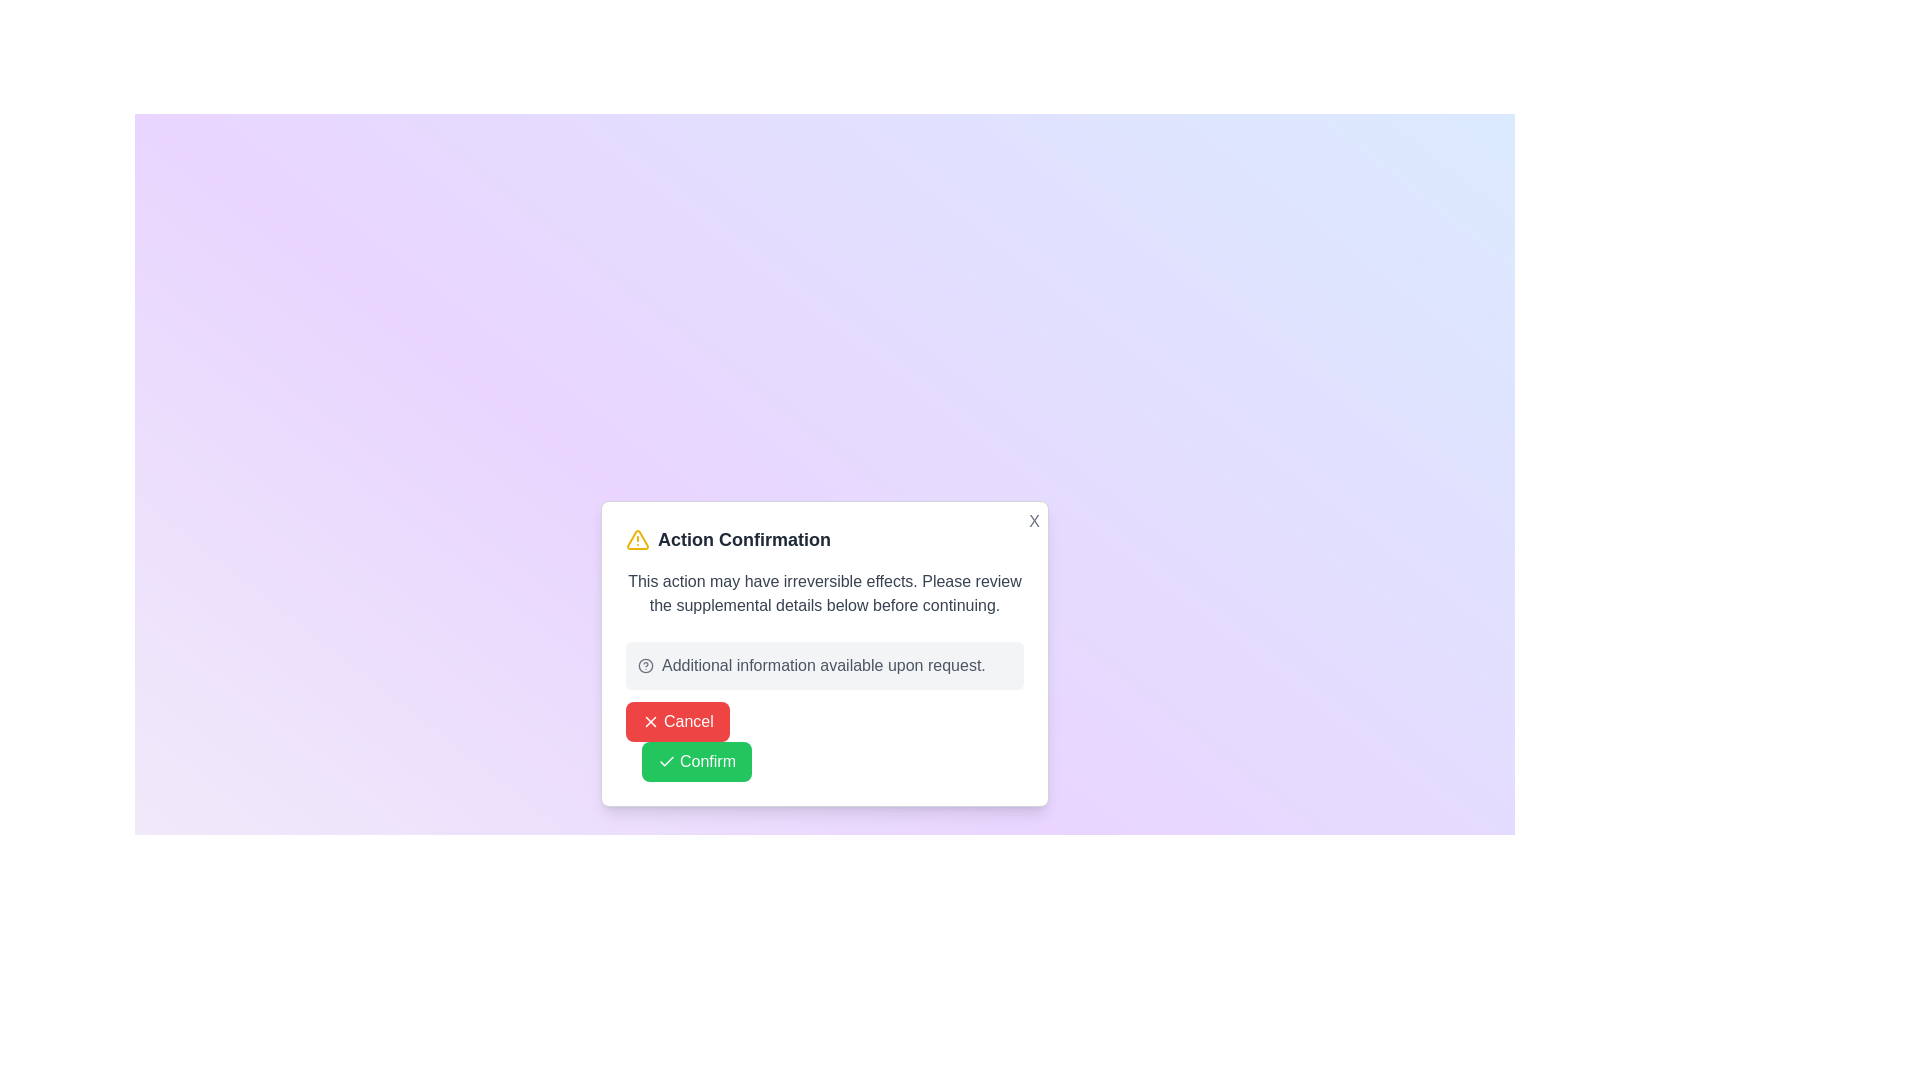  What do you see at coordinates (825, 666) in the screenshot?
I see `the informational text with an accompanying icon located in the modal dialog box` at bounding box center [825, 666].